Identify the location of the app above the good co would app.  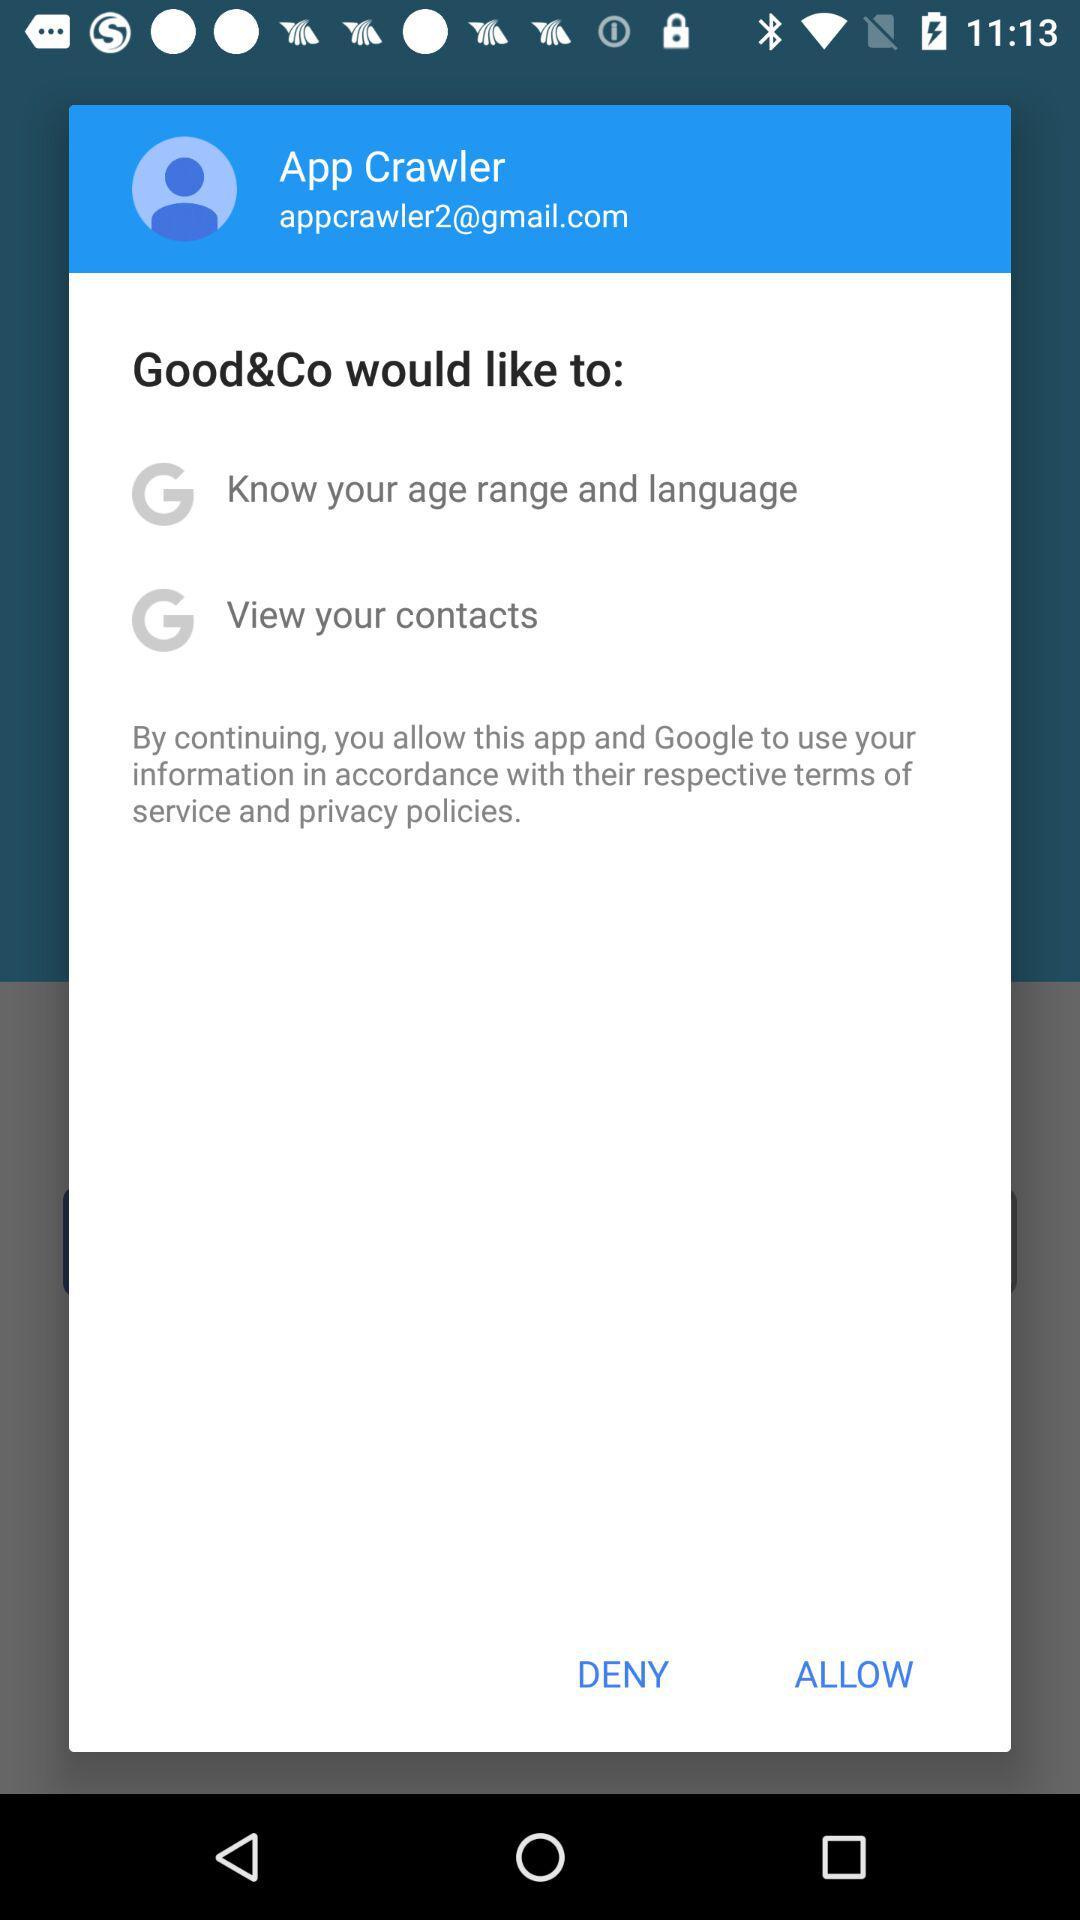
(184, 188).